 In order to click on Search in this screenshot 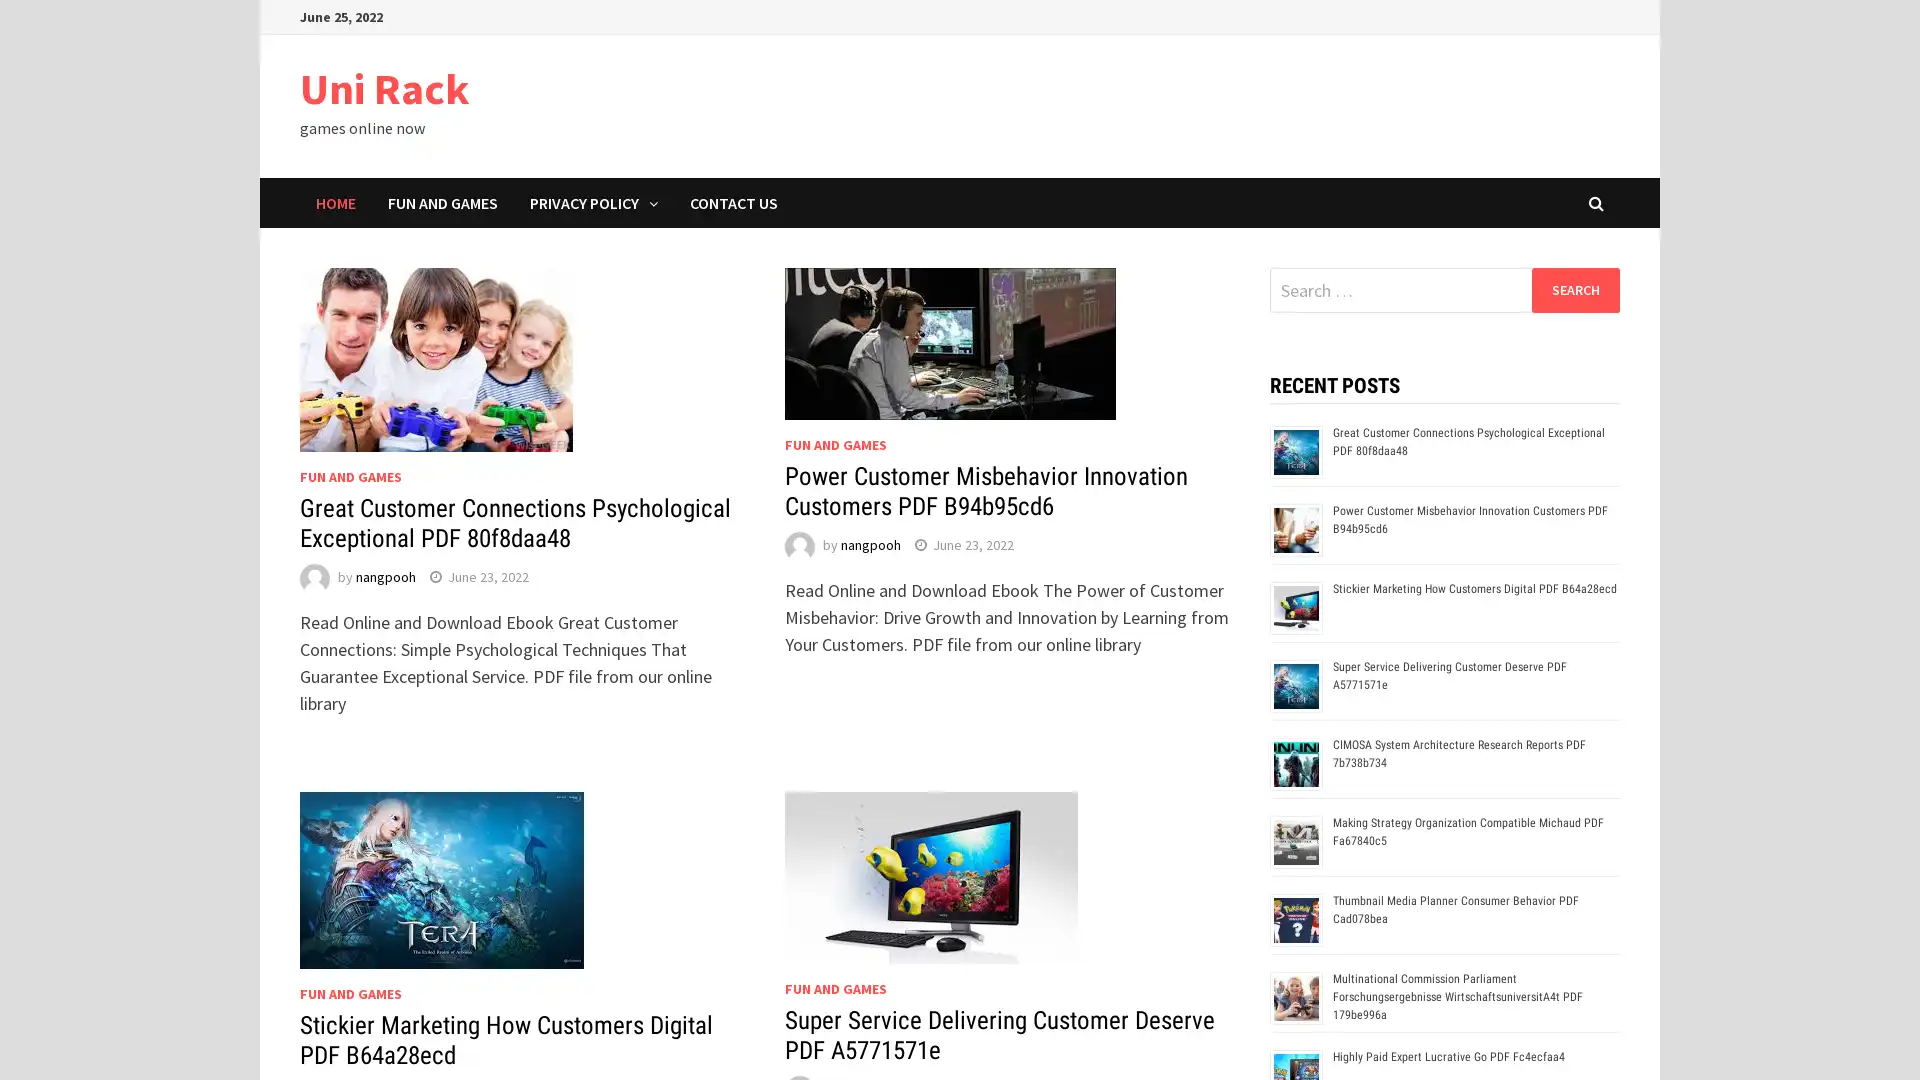, I will do `click(1574, 289)`.